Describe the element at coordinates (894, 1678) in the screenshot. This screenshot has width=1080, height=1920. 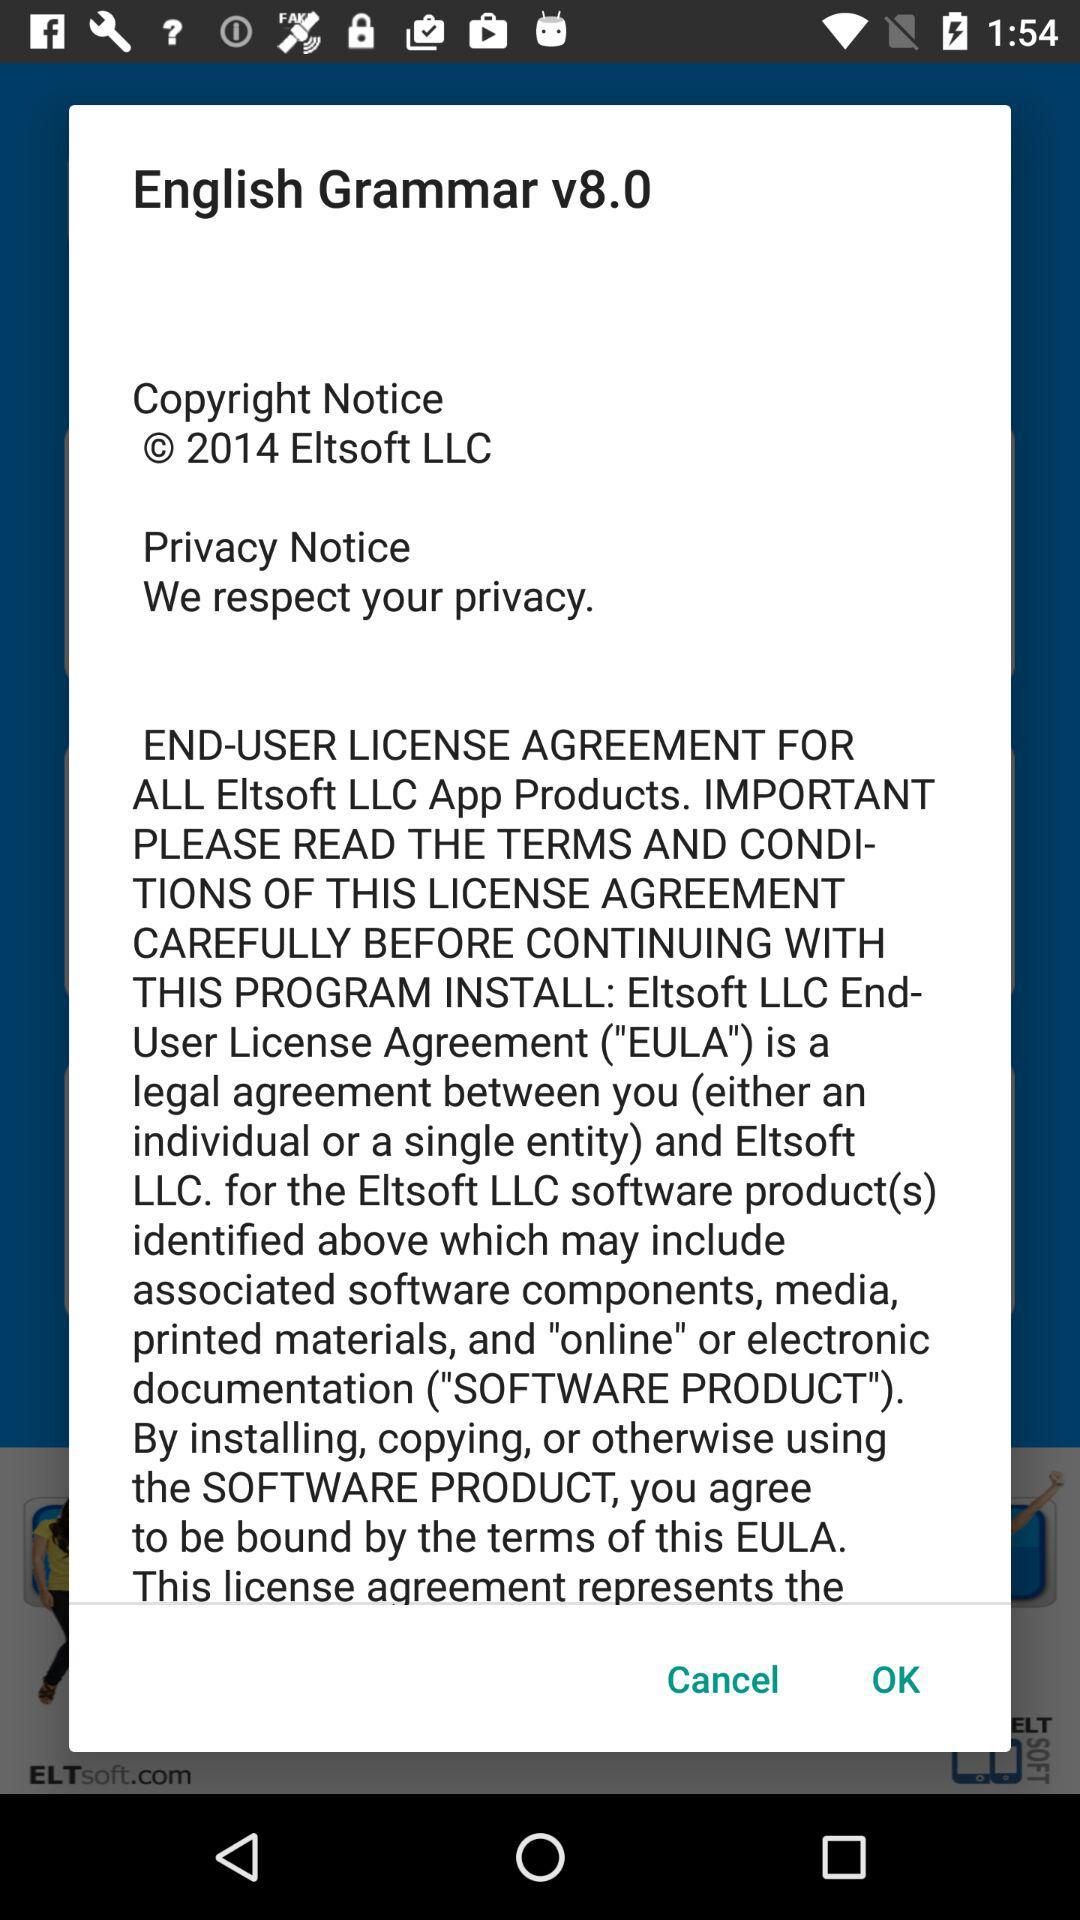
I see `item below the copyright notice 2014 app` at that location.